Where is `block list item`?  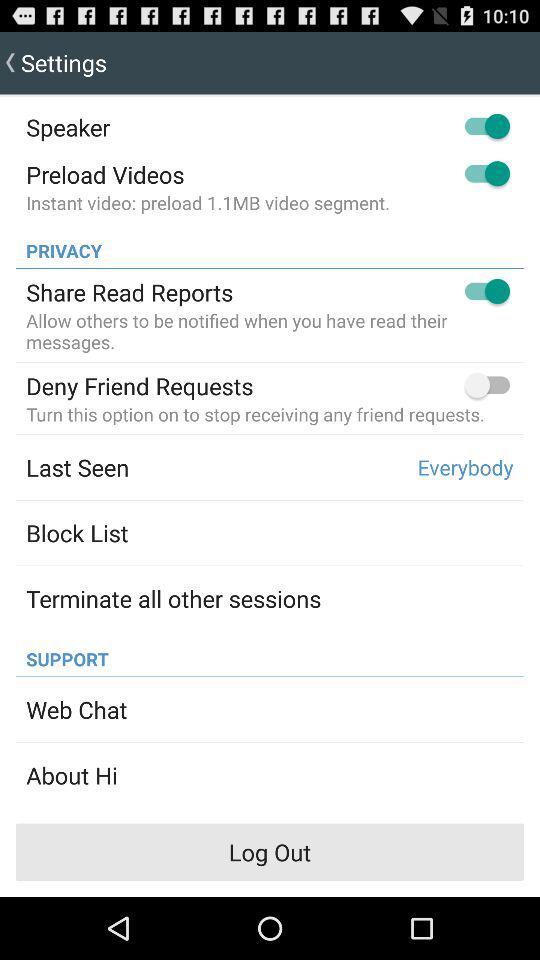 block list item is located at coordinates (76, 532).